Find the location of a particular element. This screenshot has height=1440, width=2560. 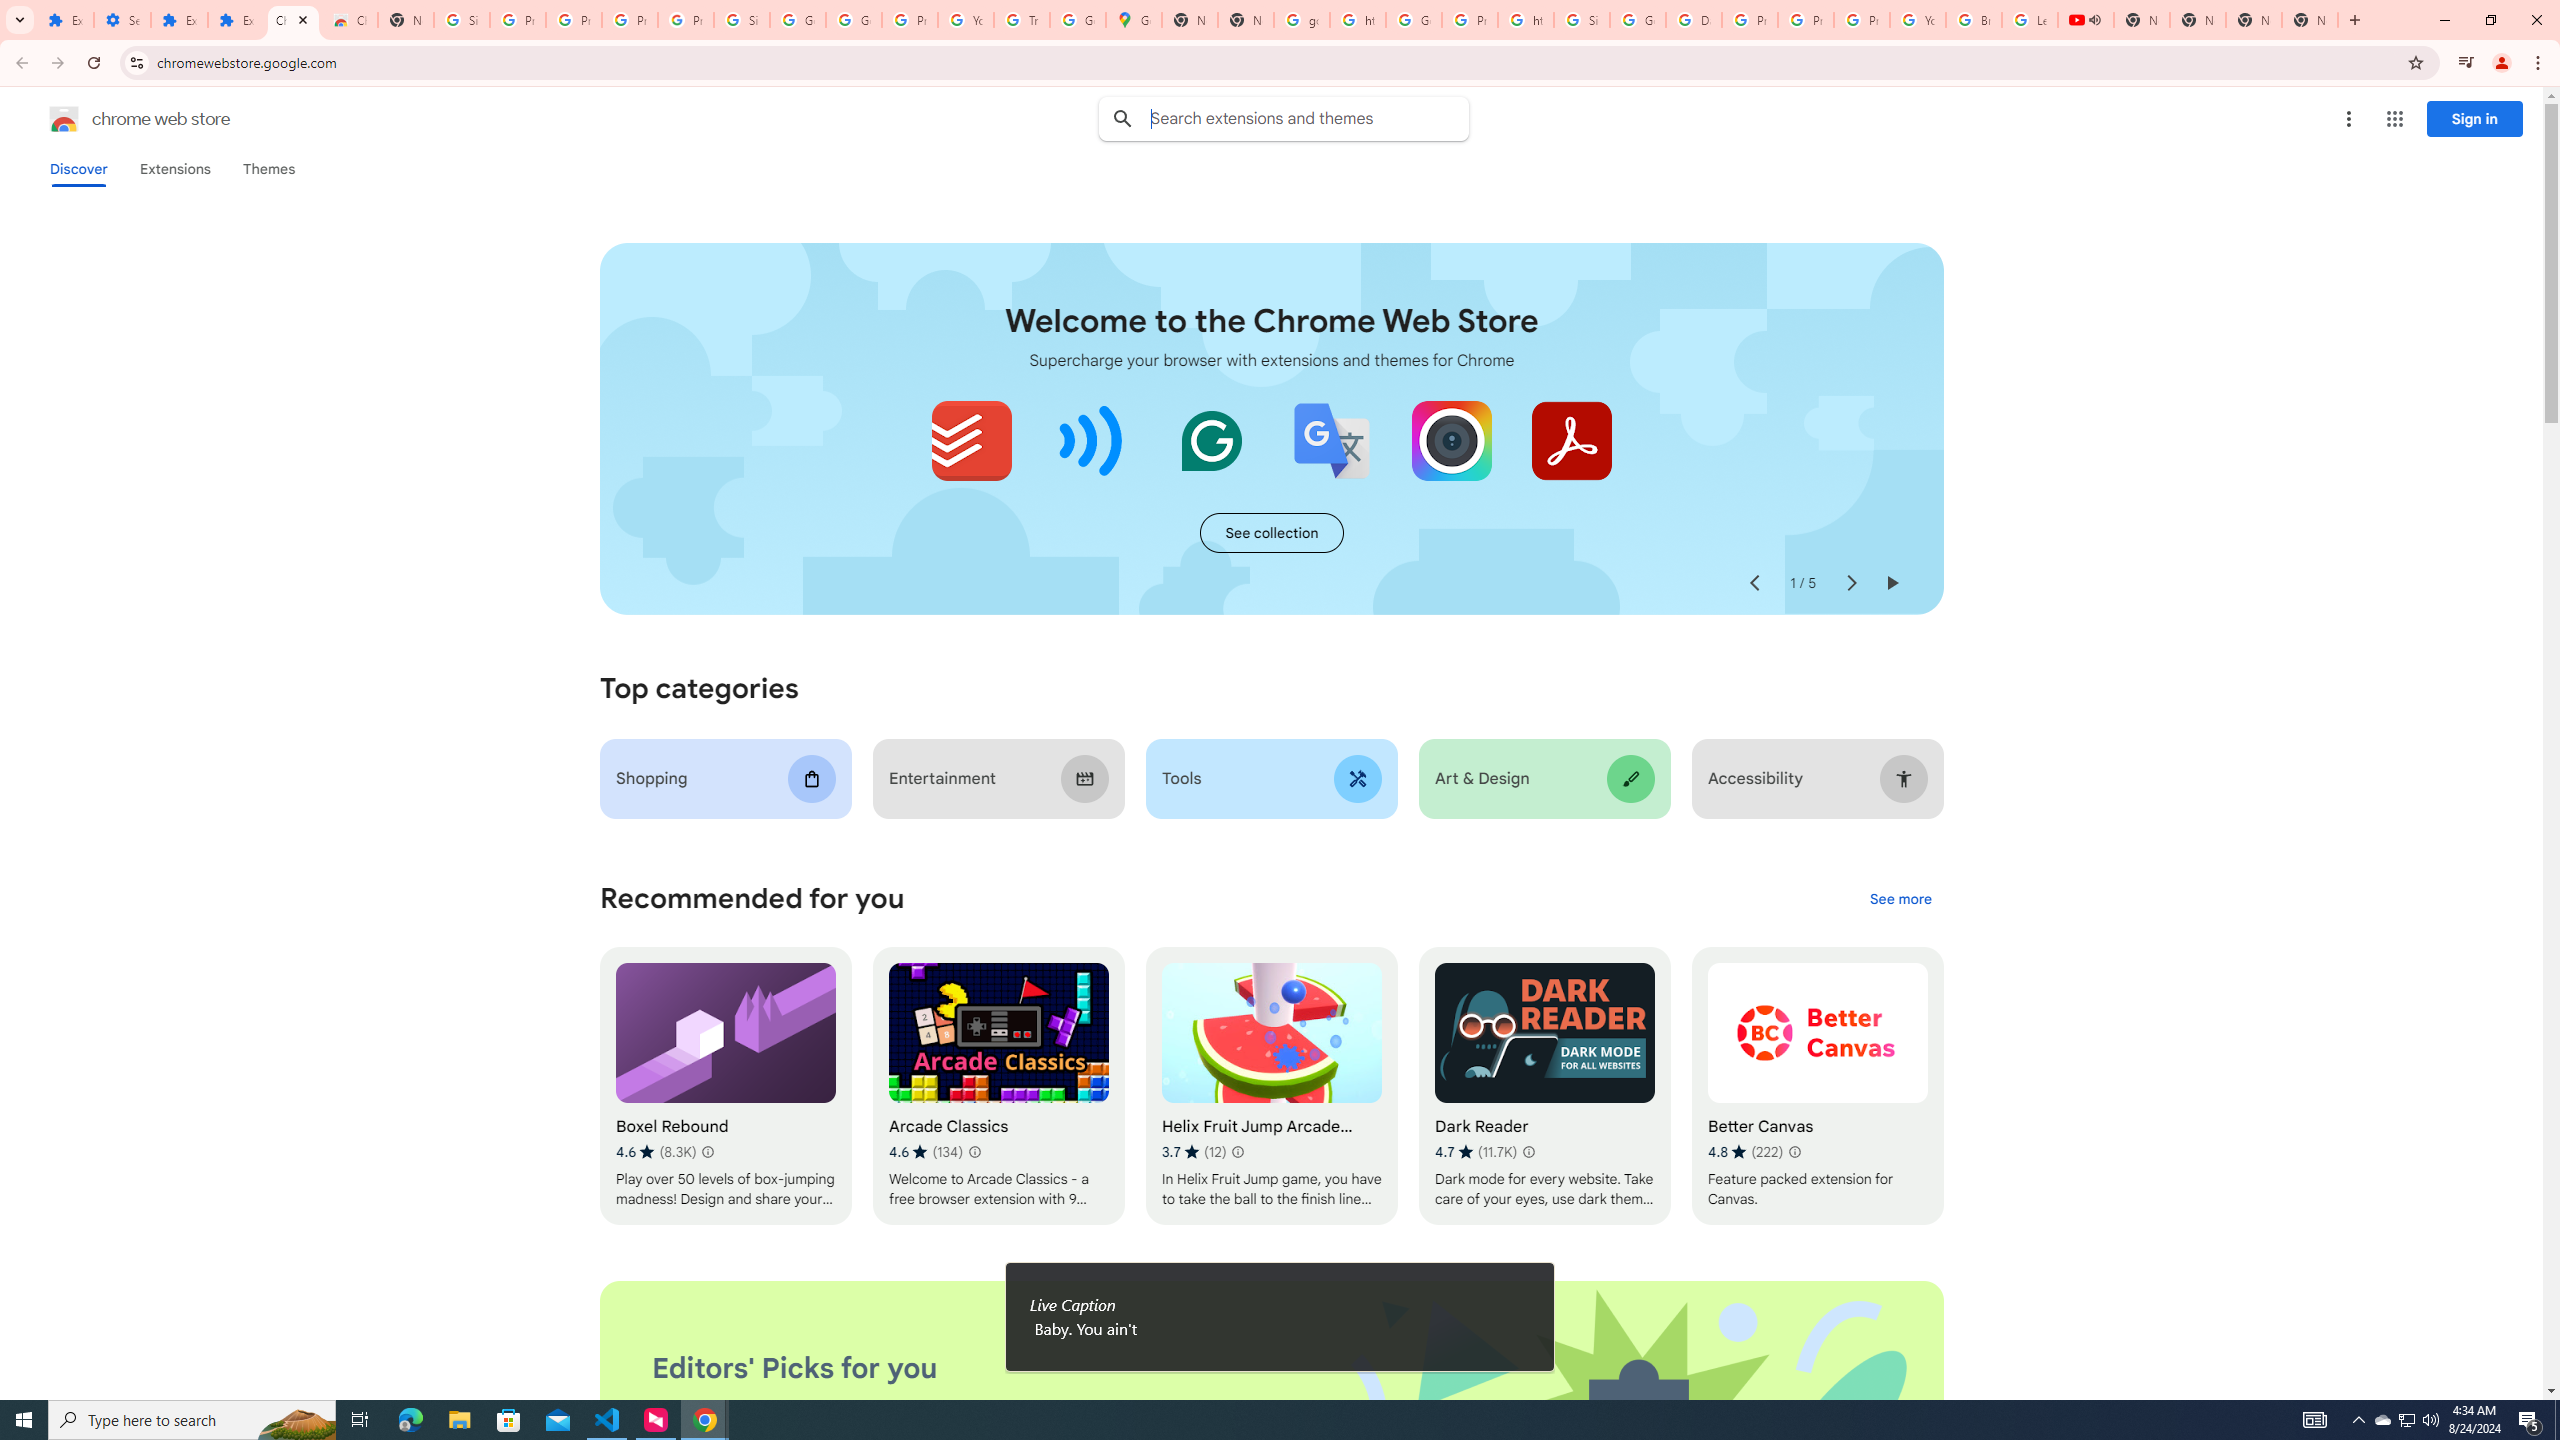

'Privacy Help Center - Policies Help' is located at coordinates (1748, 19).